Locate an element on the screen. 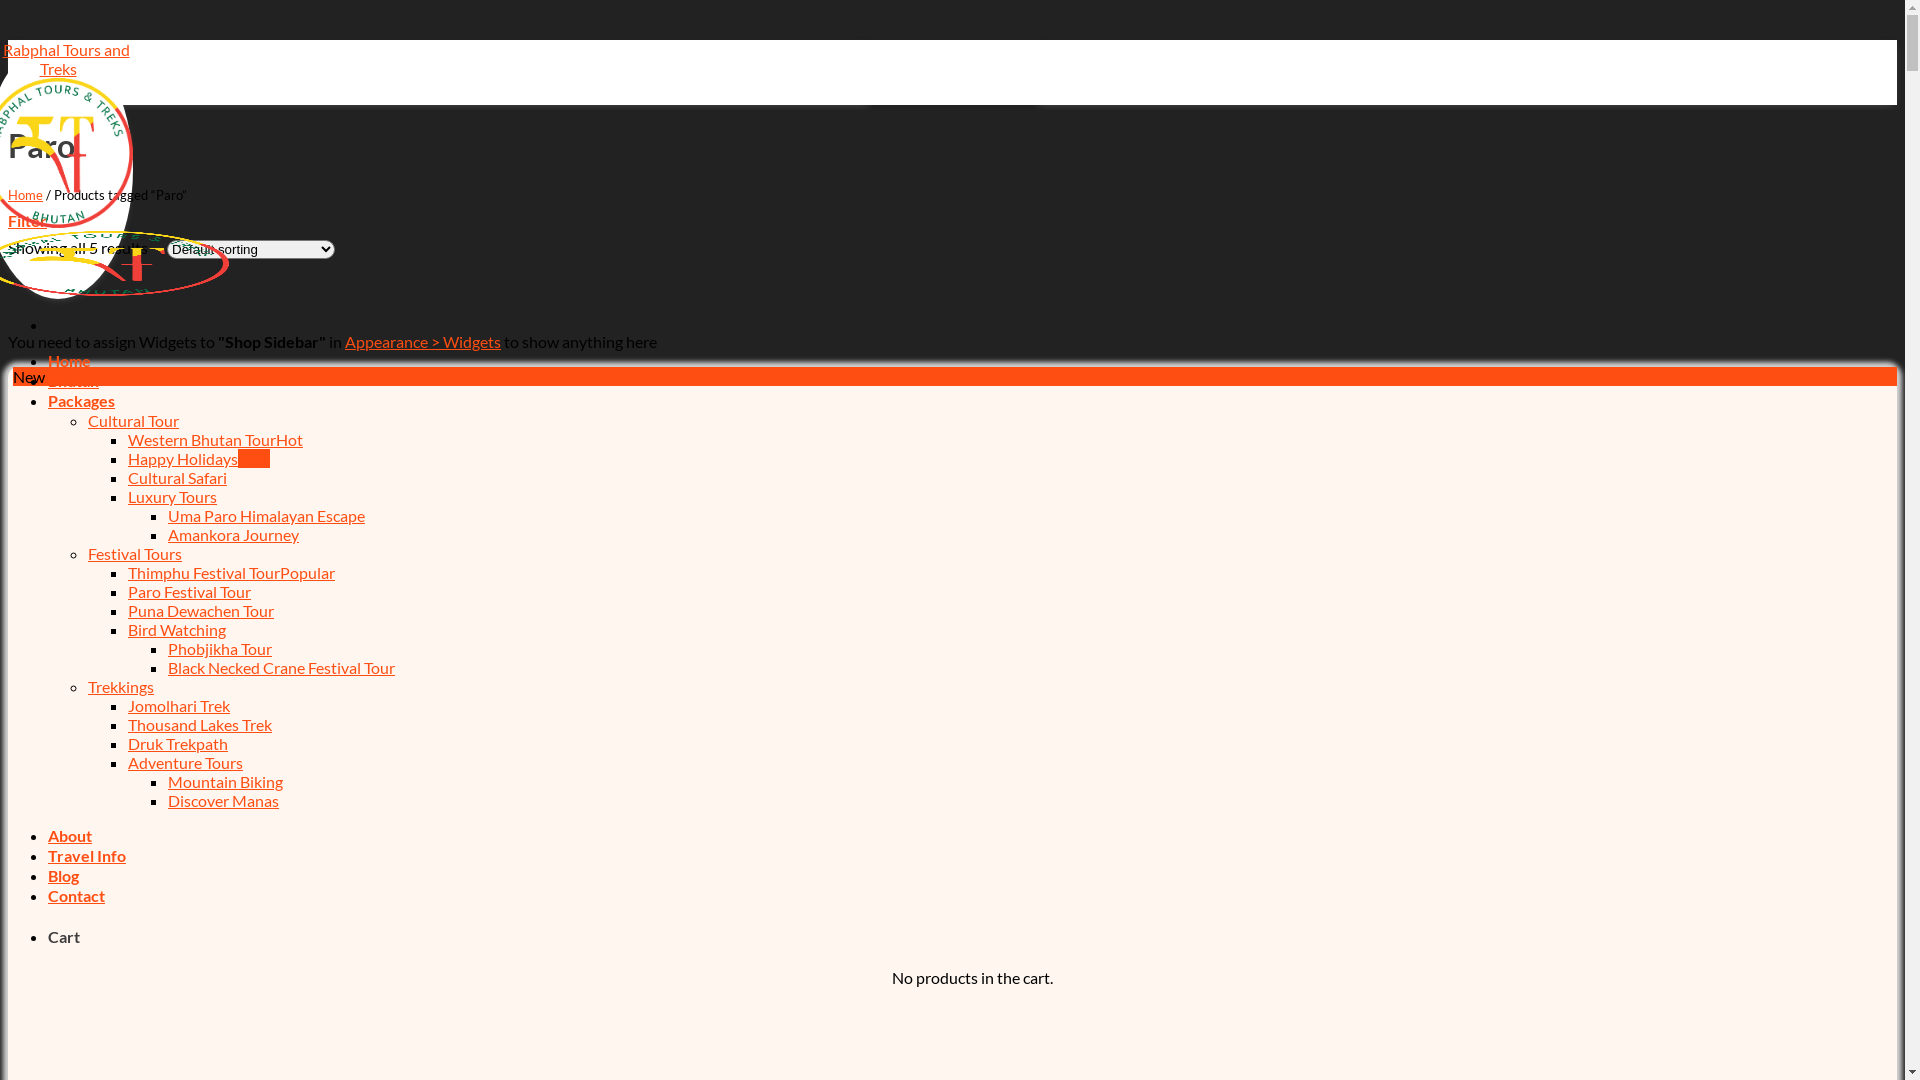 Image resolution: width=1920 pixels, height=1080 pixels. 'Home' is located at coordinates (48, 360).